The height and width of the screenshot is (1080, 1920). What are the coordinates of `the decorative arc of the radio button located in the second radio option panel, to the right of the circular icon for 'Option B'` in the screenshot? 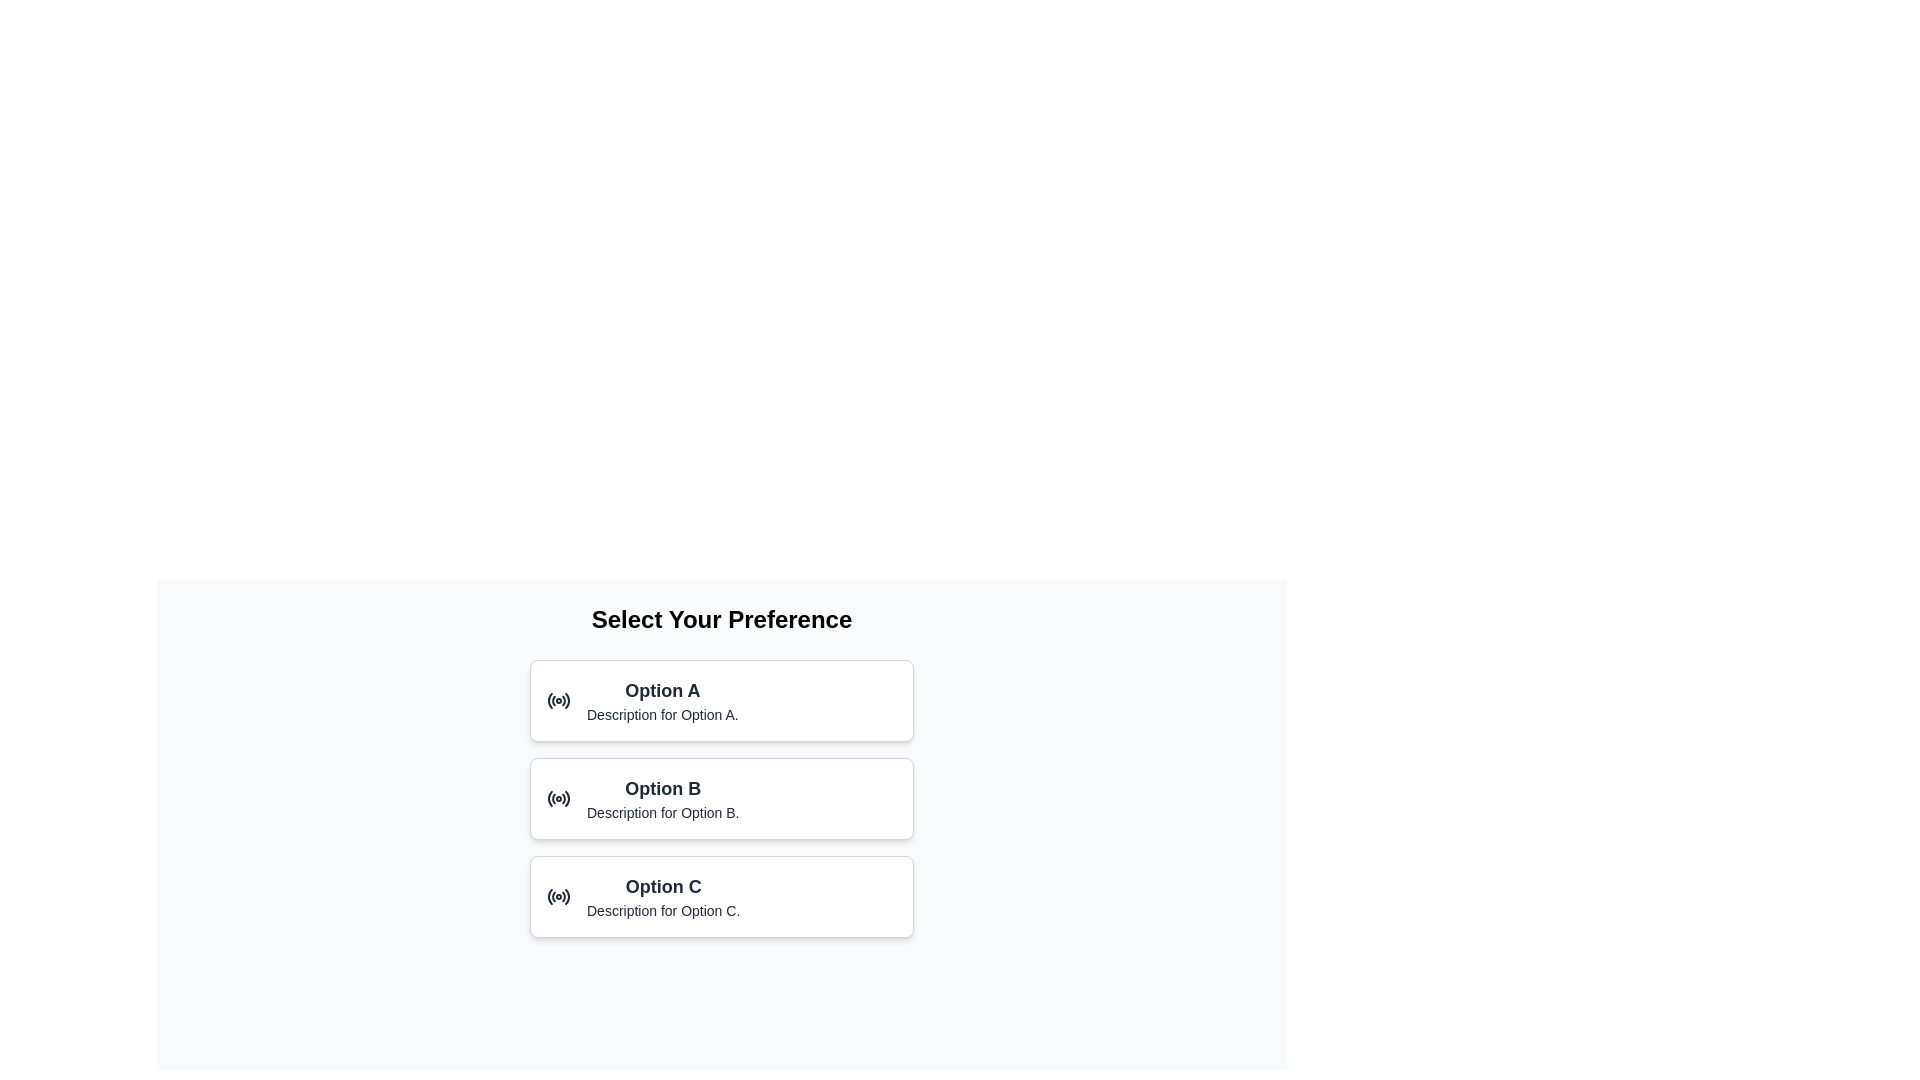 It's located at (566, 797).